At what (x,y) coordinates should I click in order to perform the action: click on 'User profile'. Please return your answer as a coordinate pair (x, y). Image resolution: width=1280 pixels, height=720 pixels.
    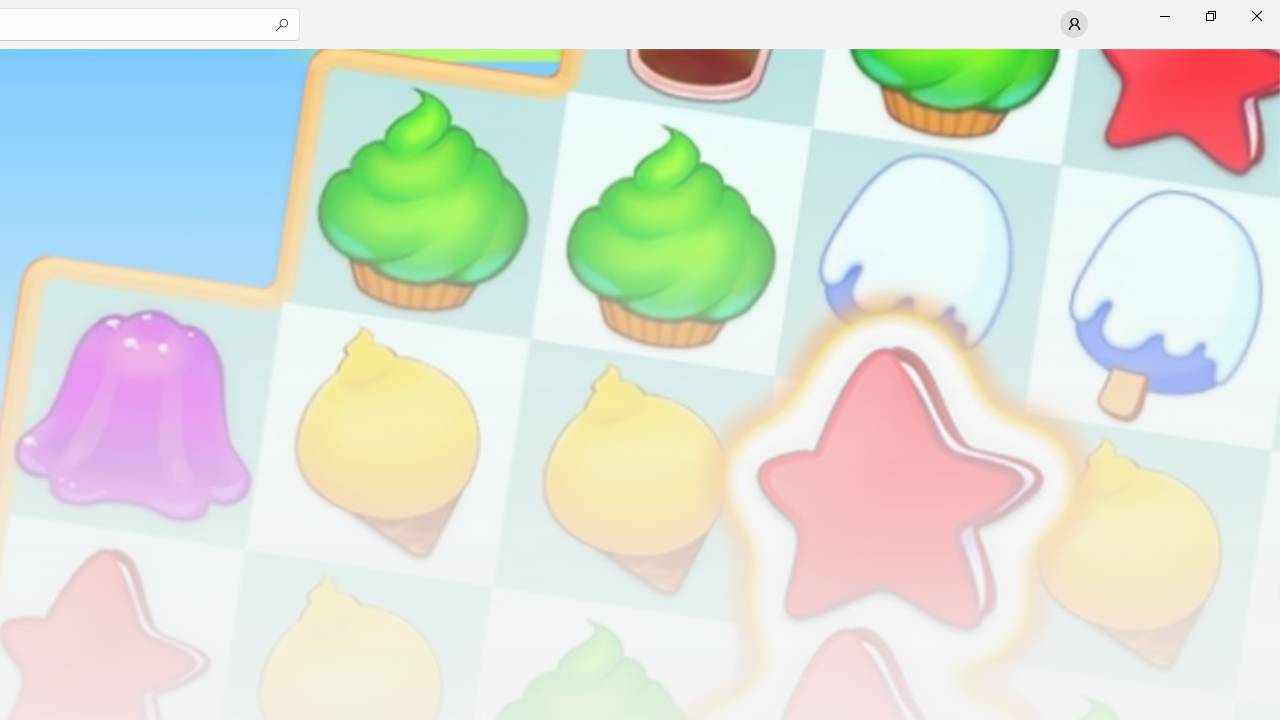
    Looking at the image, I should click on (1072, 24).